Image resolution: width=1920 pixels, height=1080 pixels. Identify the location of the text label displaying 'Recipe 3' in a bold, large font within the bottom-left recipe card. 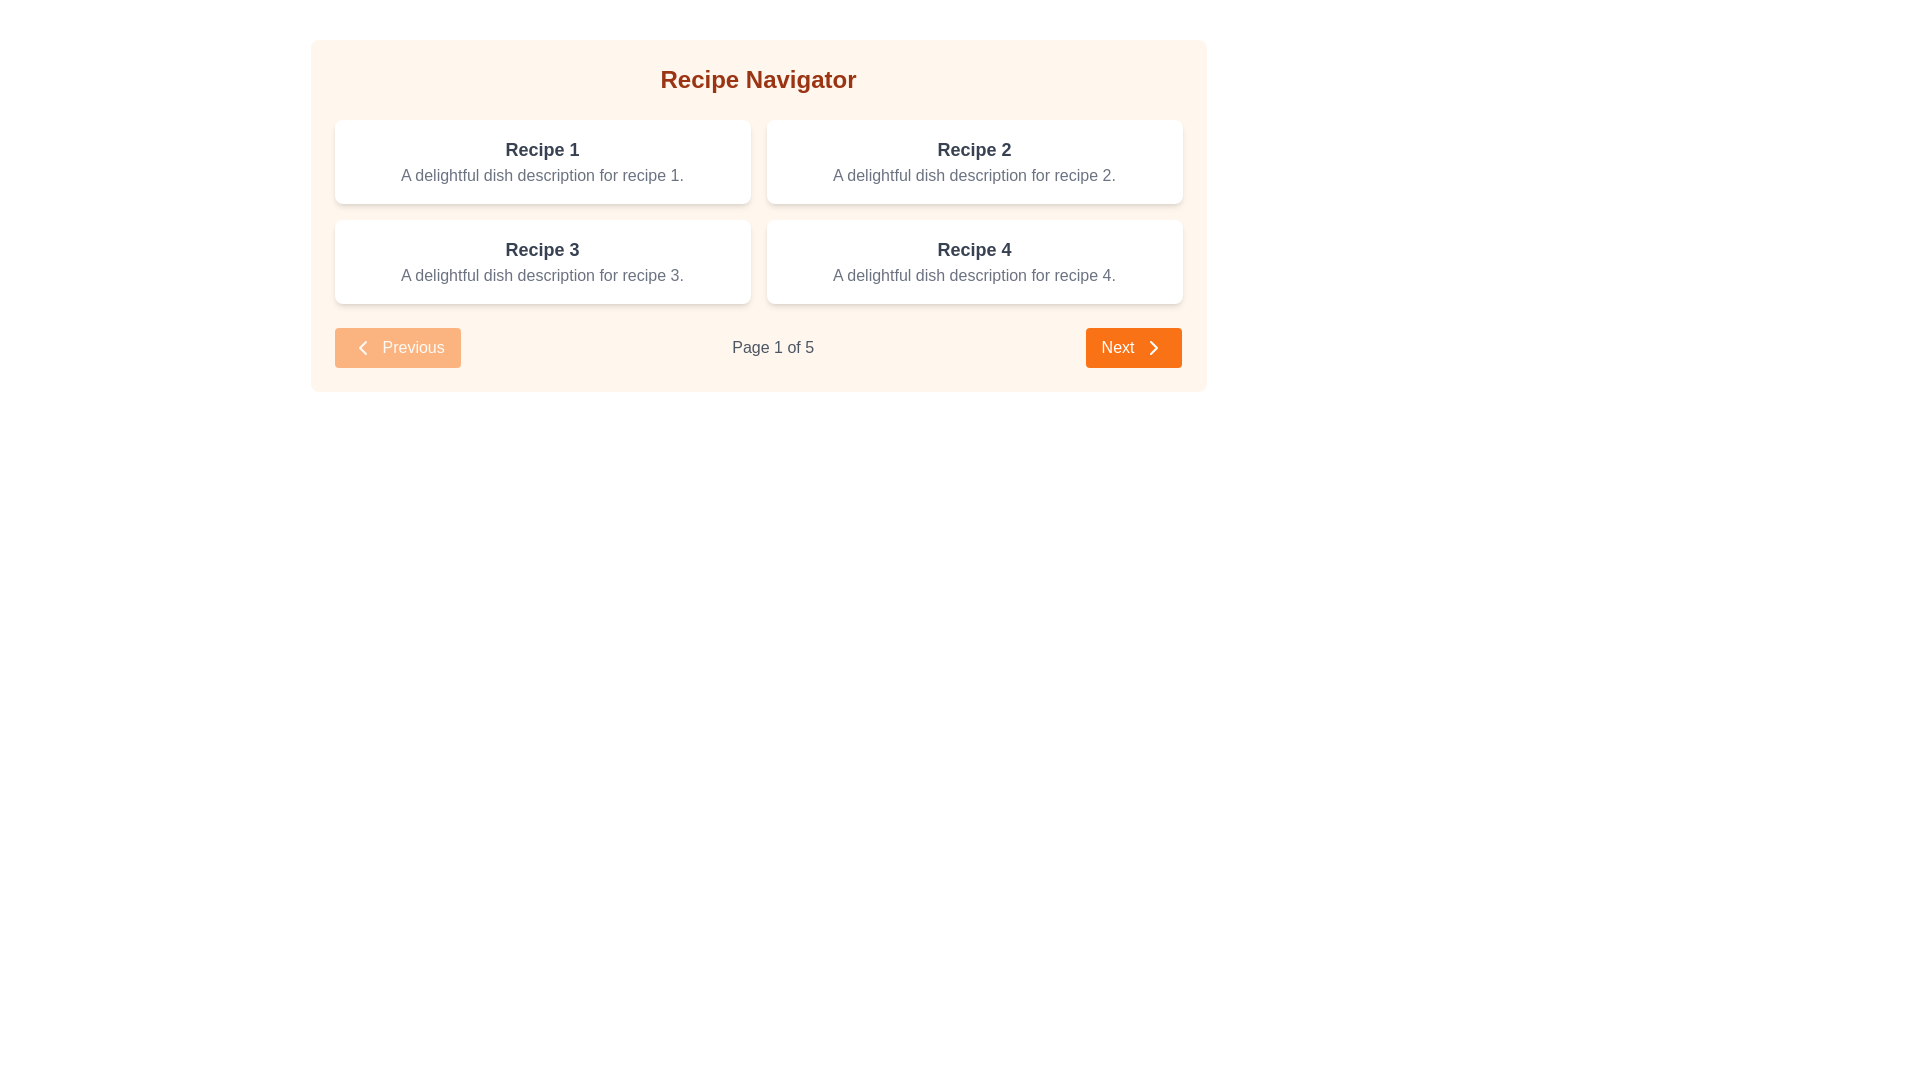
(542, 249).